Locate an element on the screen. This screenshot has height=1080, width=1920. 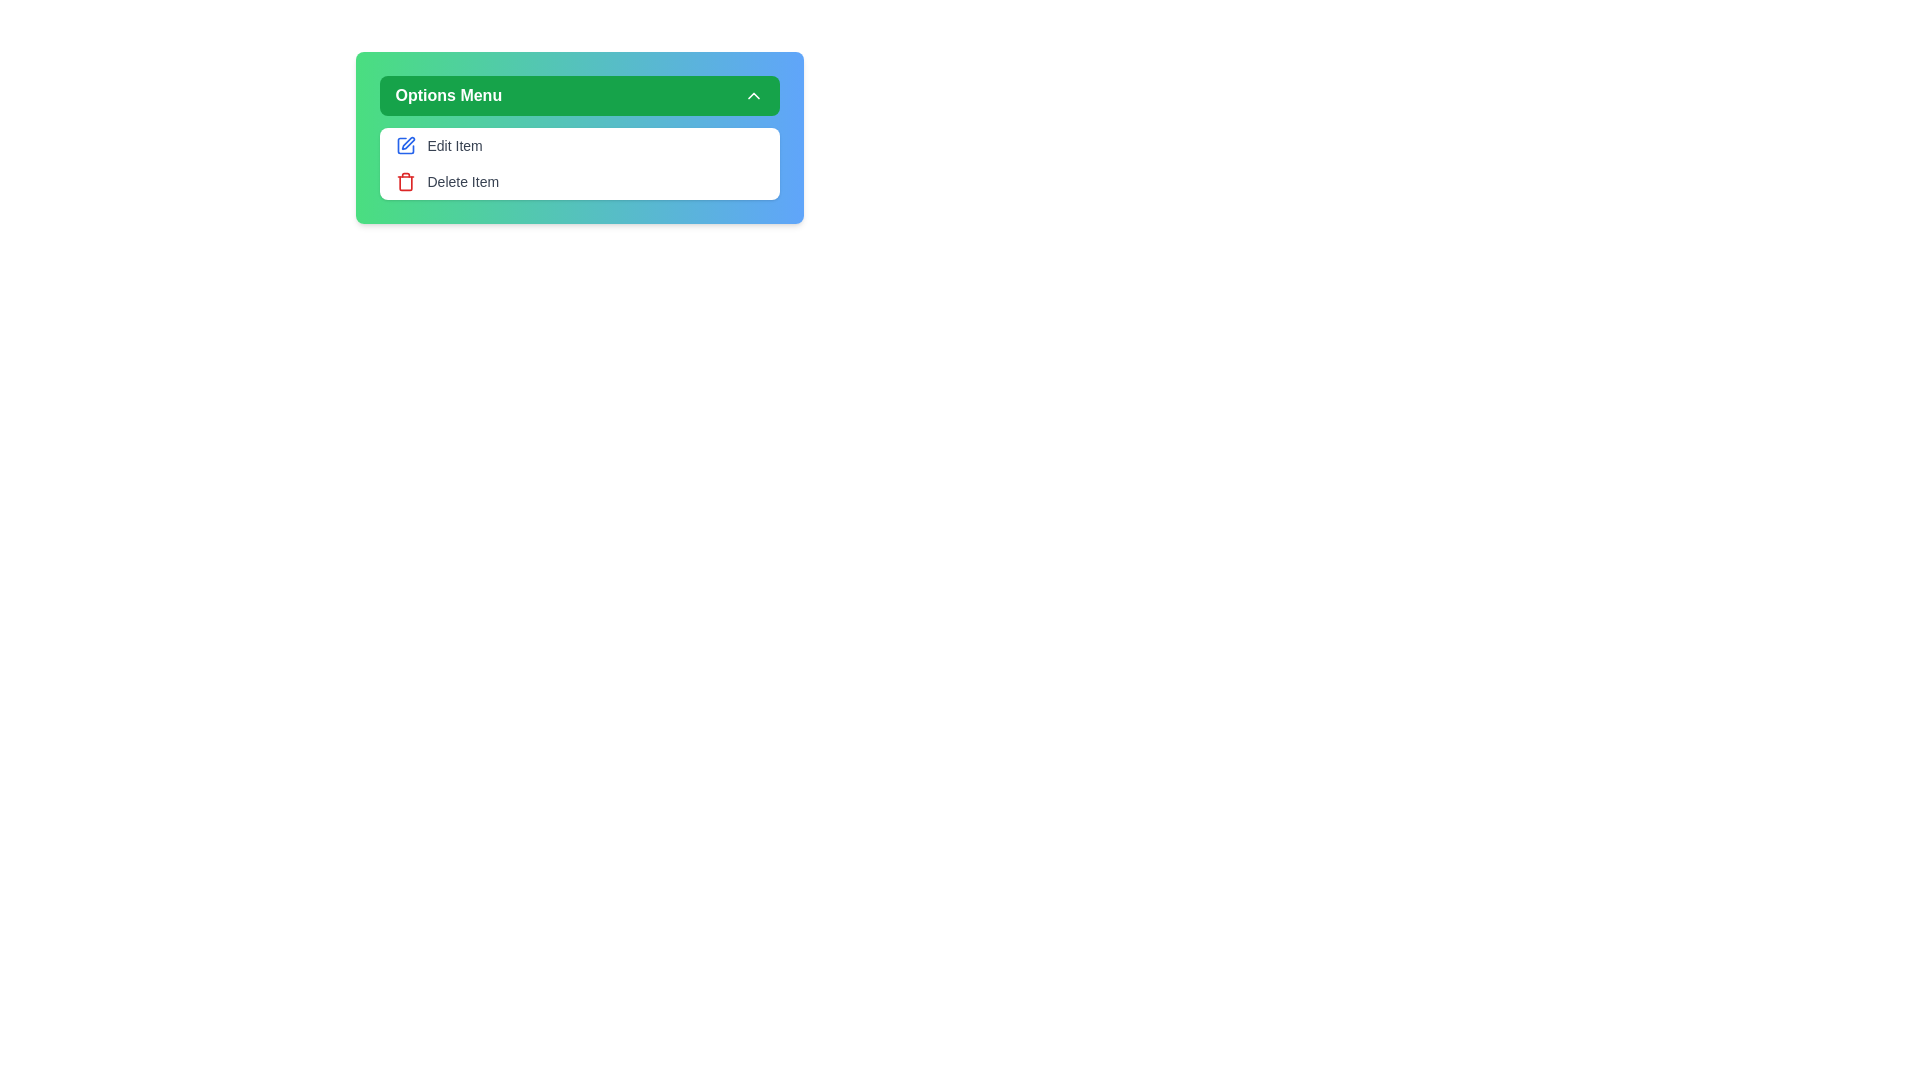
the Edit icon in the menu is located at coordinates (404, 145).